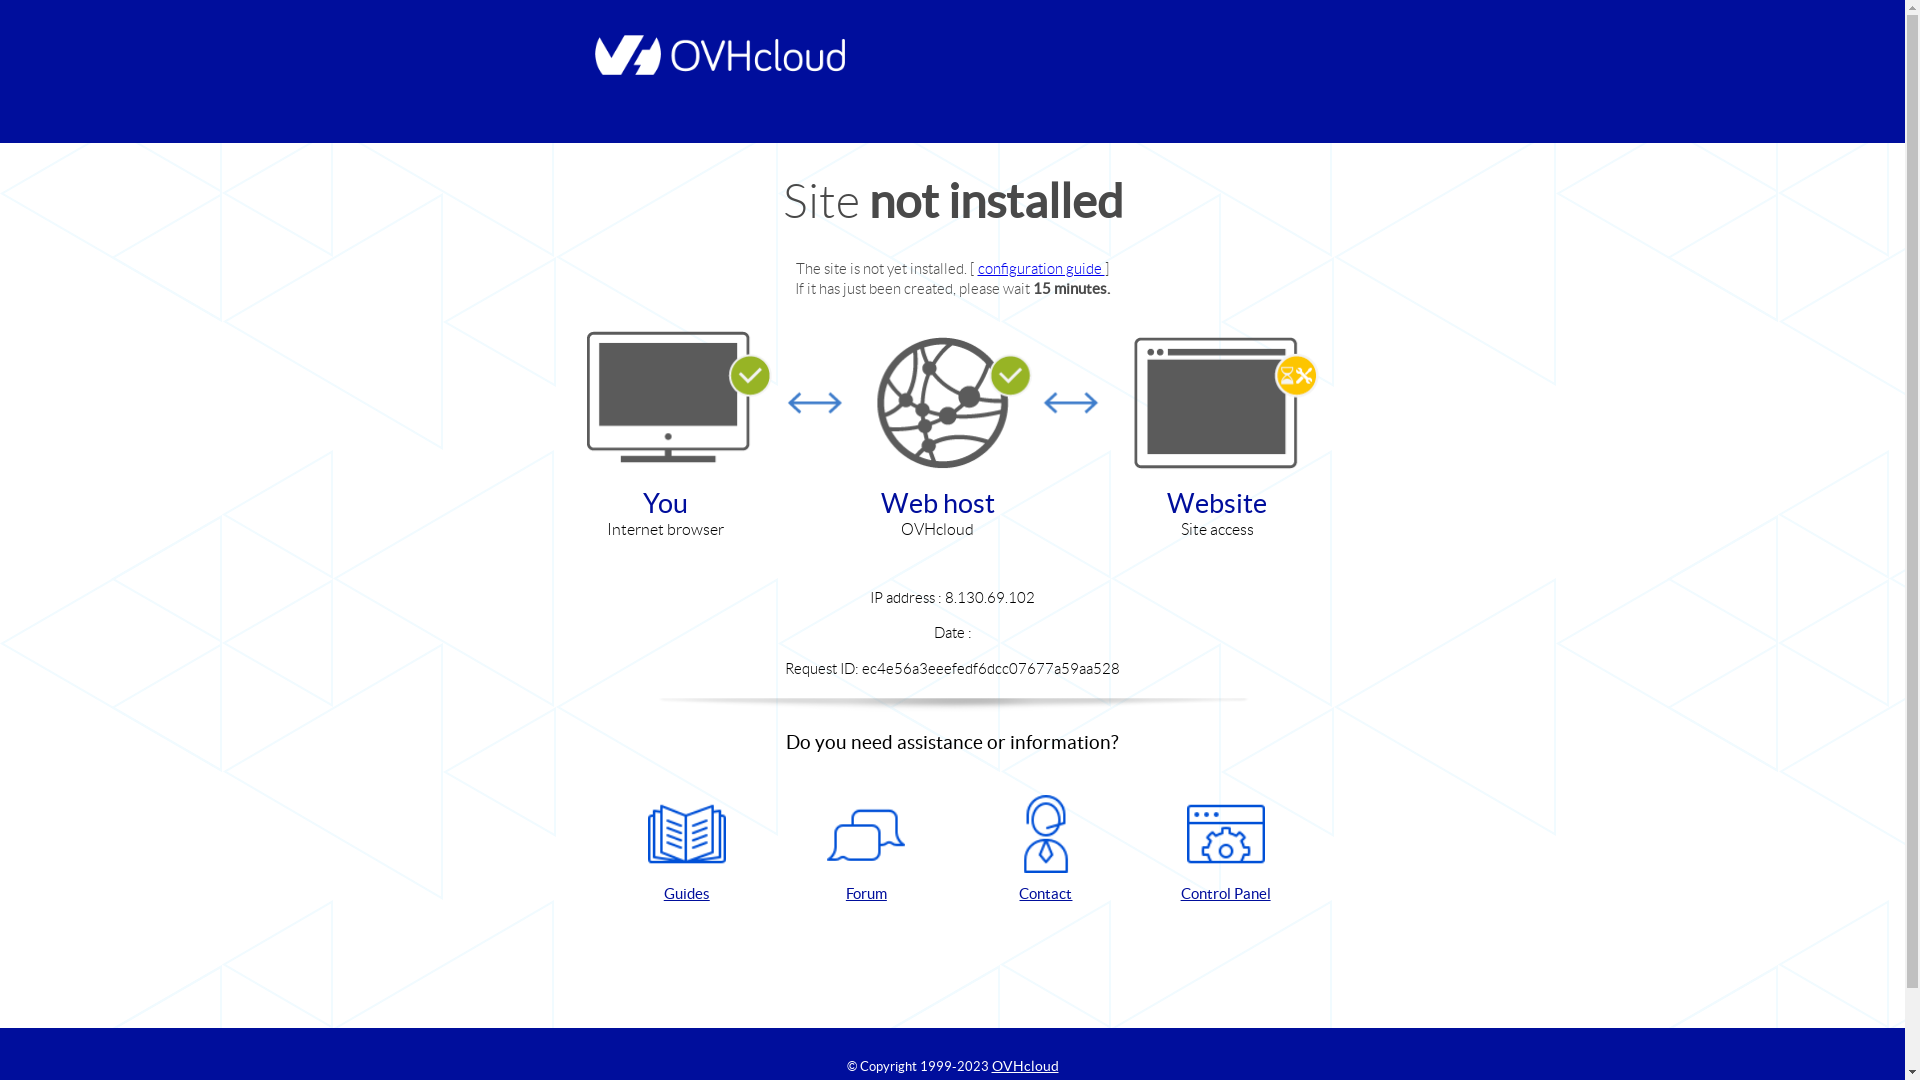  Describe the element at coordinates (686, 849) in the screenshot. I see `'Guides'` at that location.